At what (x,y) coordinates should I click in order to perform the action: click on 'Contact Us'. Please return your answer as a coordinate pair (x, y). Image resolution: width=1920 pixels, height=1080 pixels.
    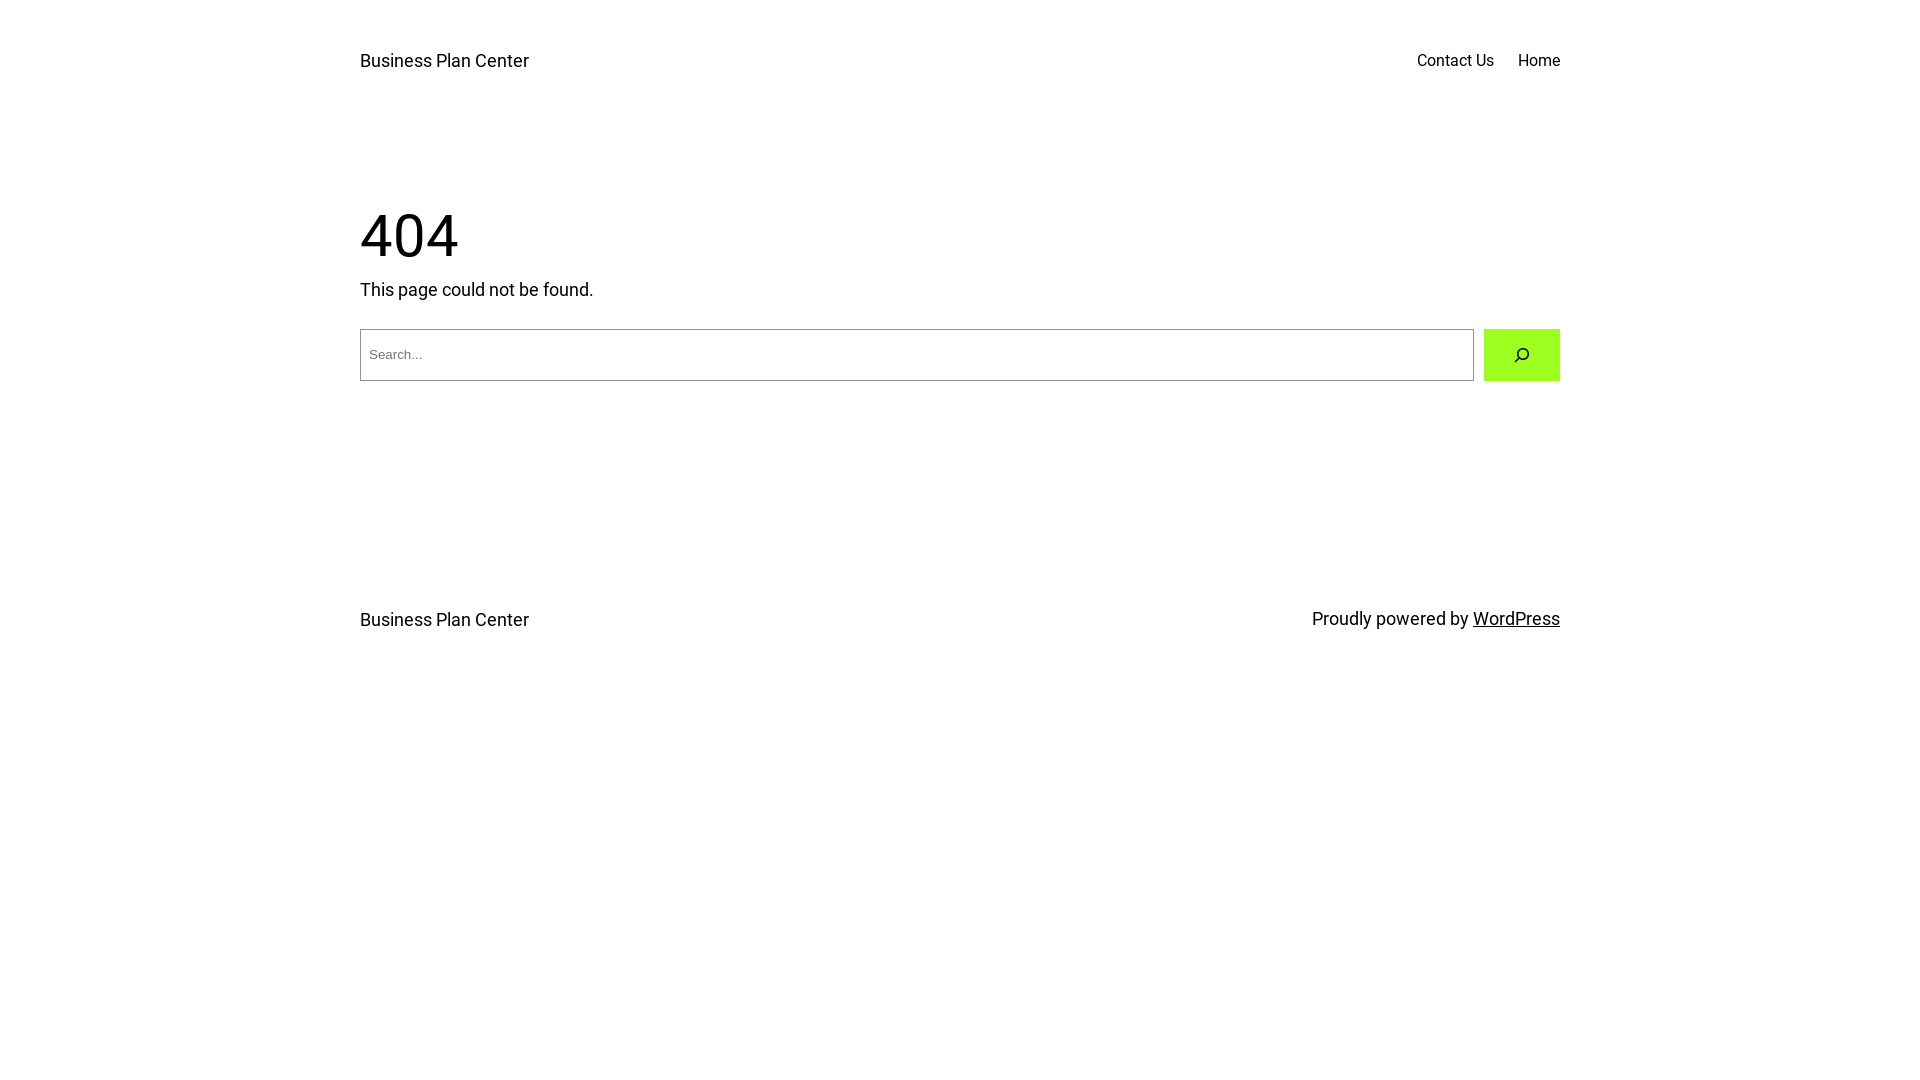
    Looking at the image, I should click on (1455, 60).